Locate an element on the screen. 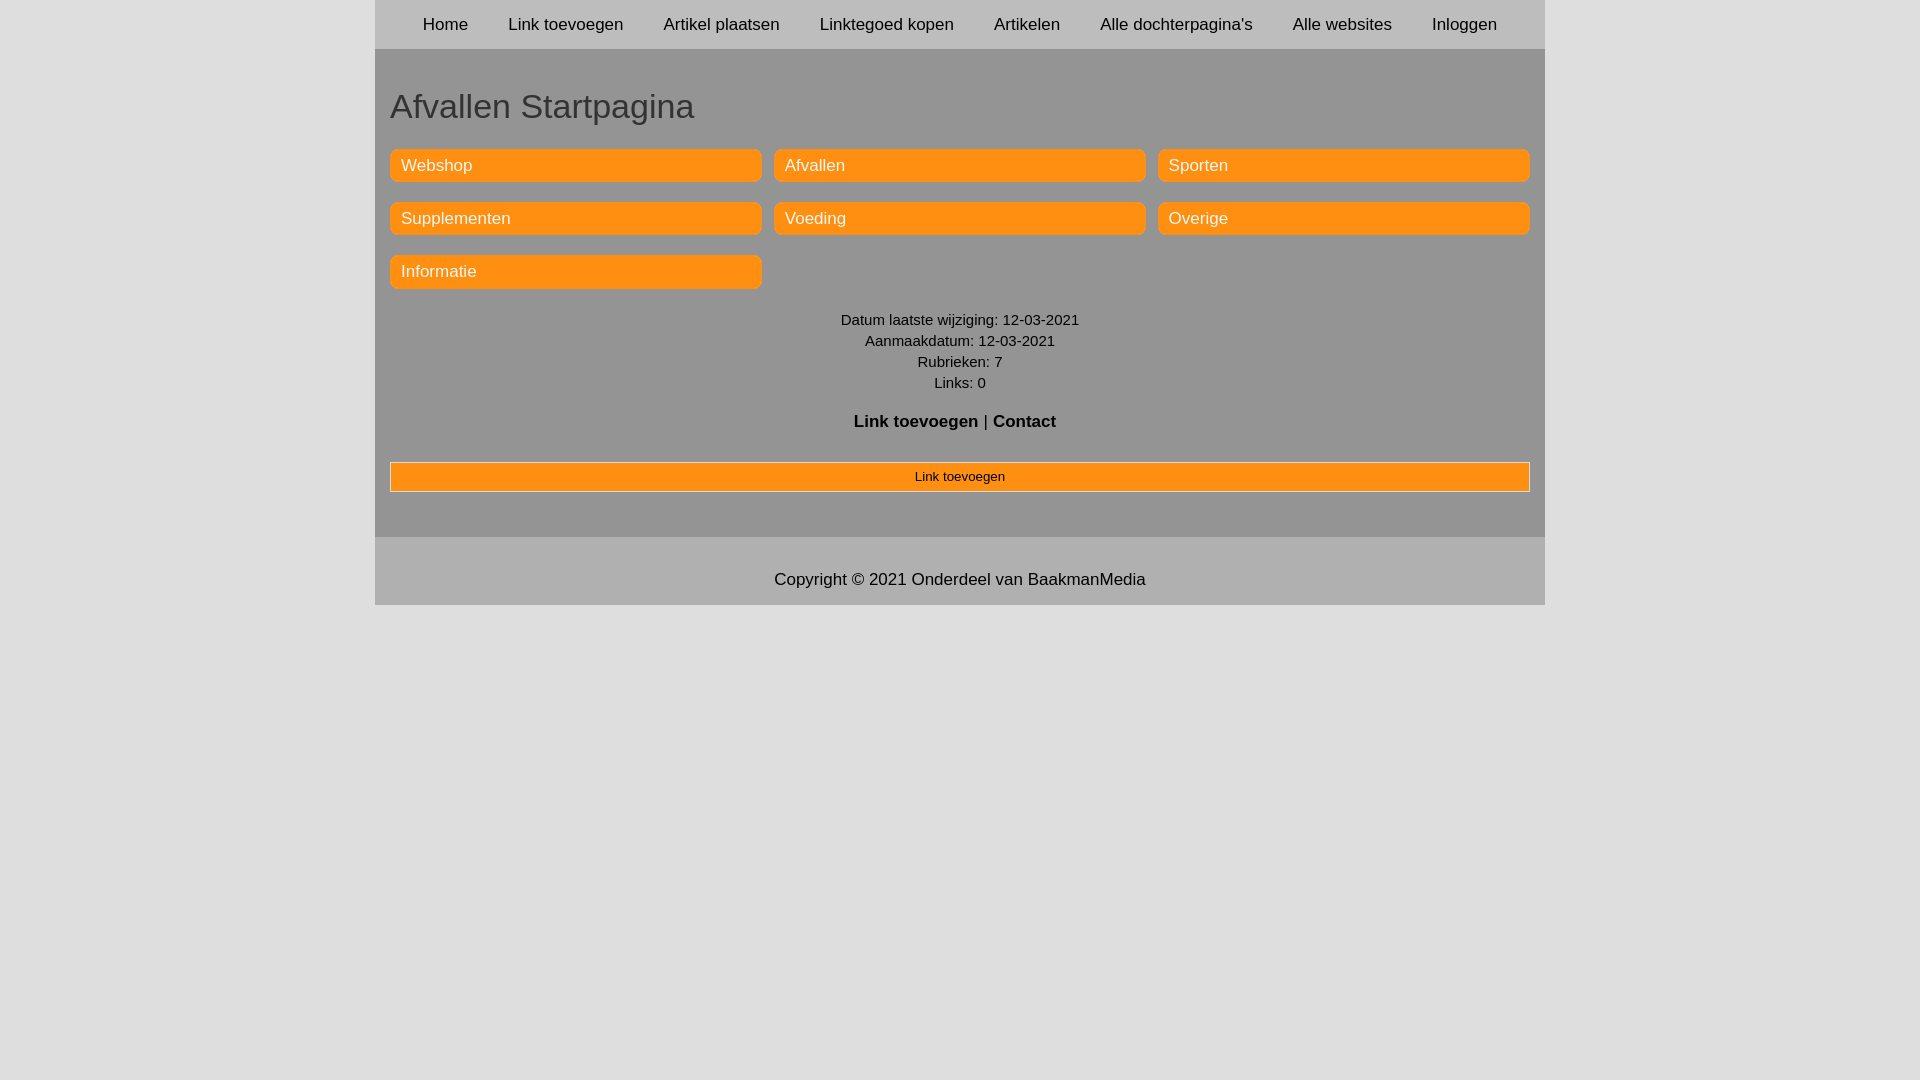  'Artikel plaatsen' is located at coordinates (720, 24).